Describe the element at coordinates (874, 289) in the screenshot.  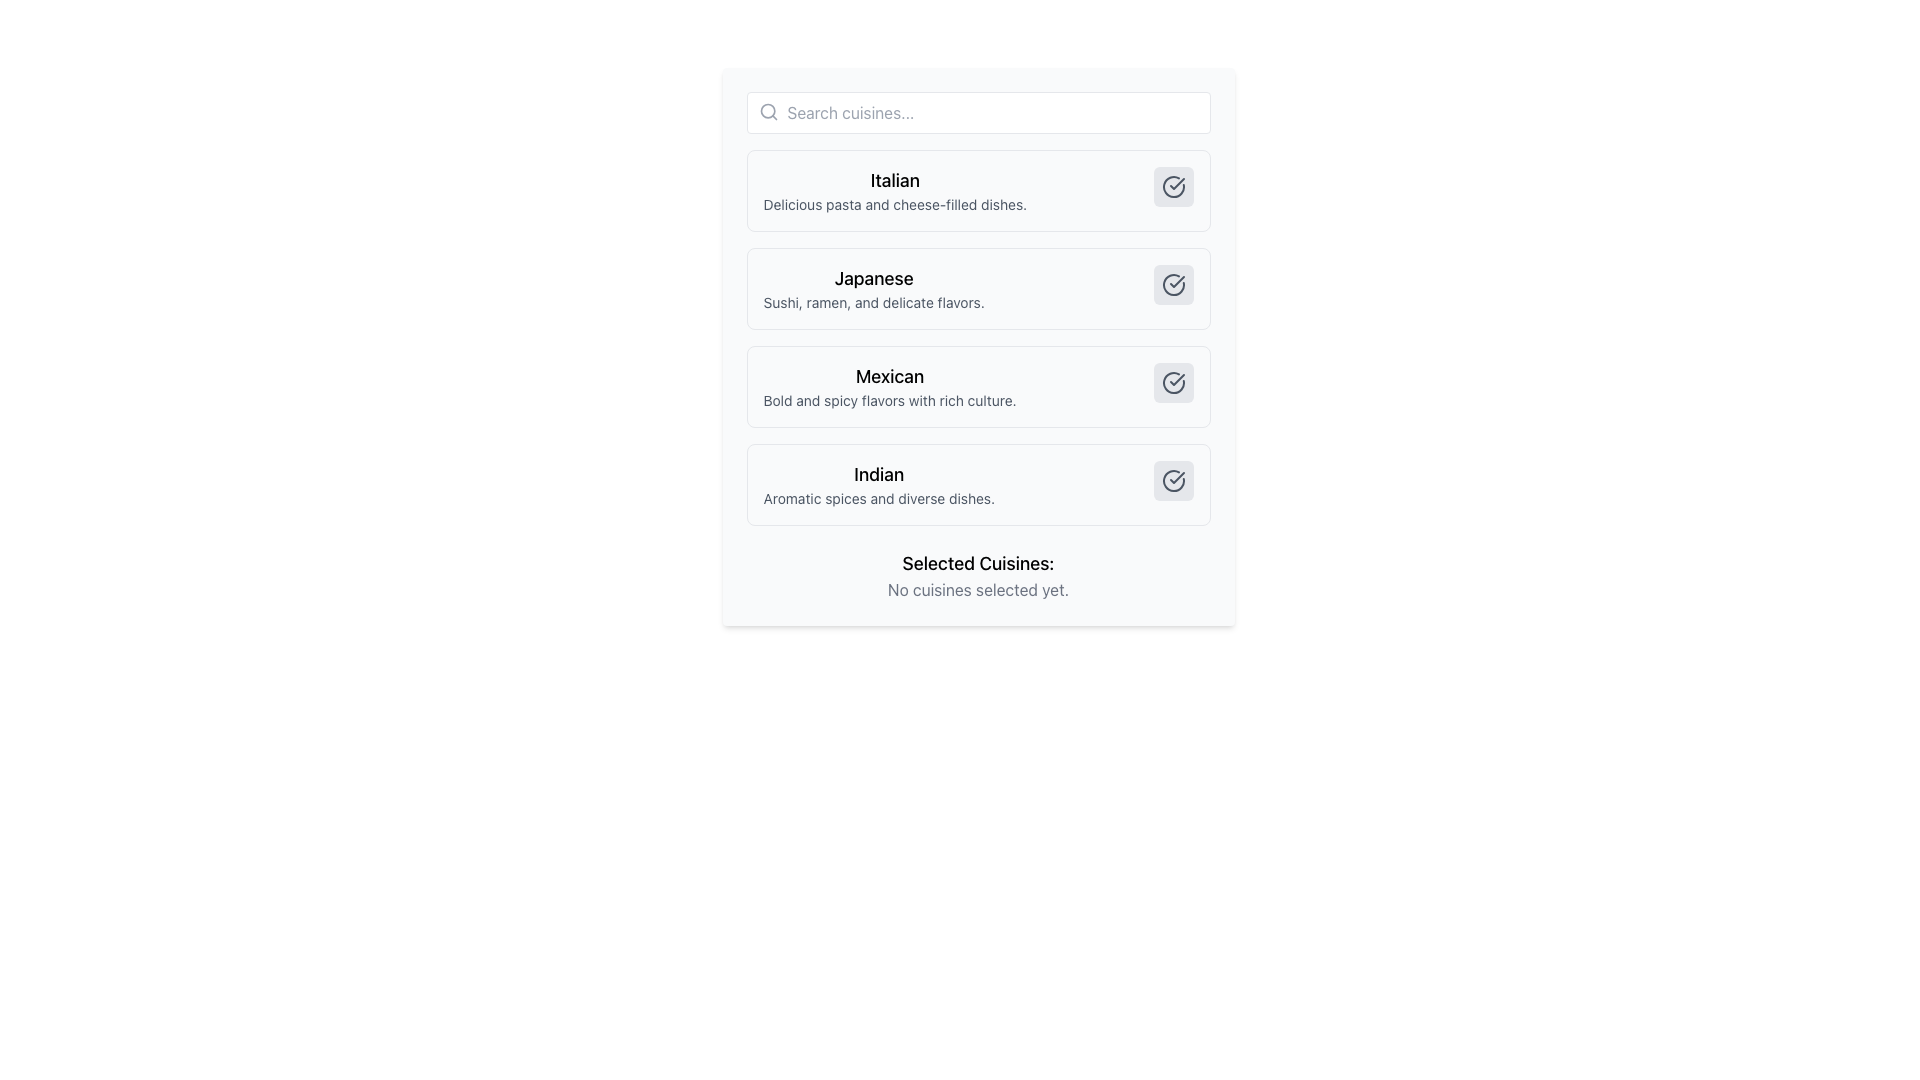
I see `the Text Display element that shows 'Japanese' cuisine type, located between 'Italian' and 'Mexican' entries, to the left of a small gray circular button` at that location.